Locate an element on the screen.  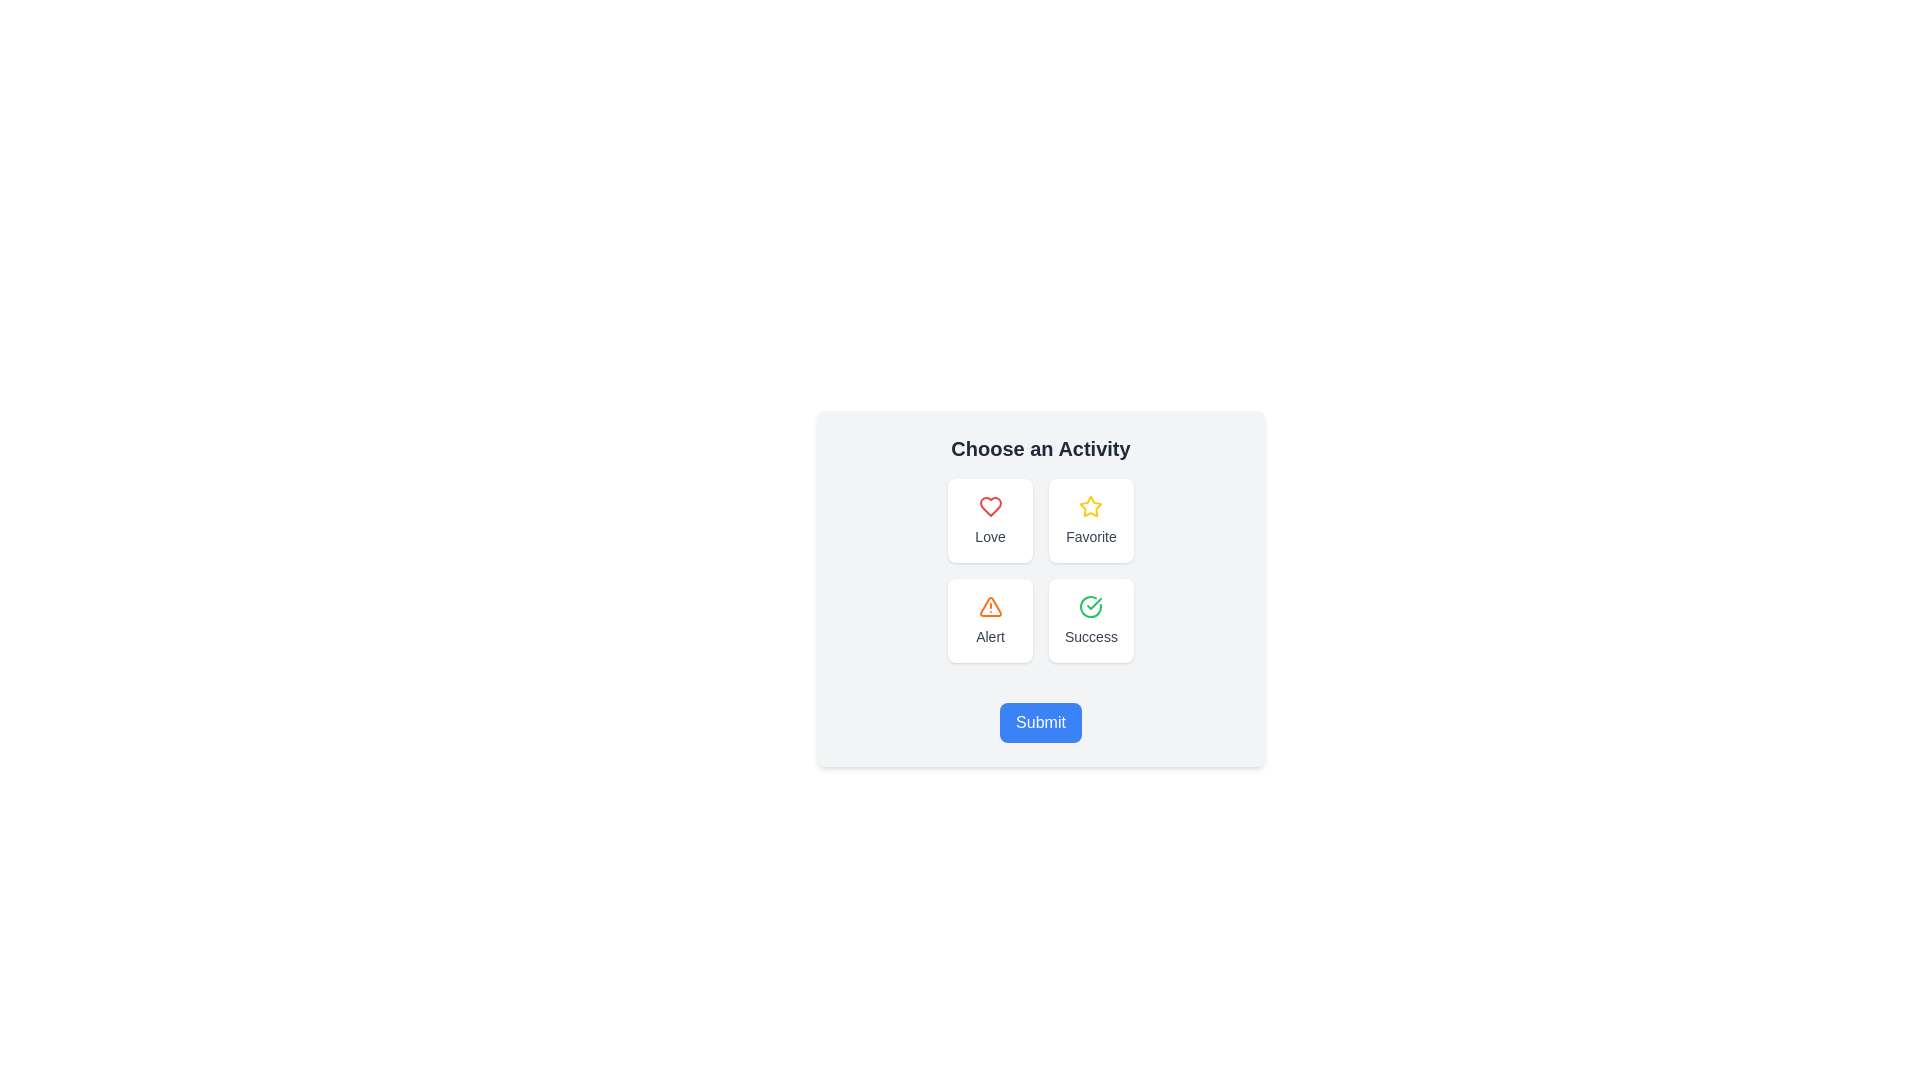
the checkmark within the green circular icon labeled 'Success' located in the lower-right of the grid under 'Choose an Activity' is located at coordinates (1093, 603).